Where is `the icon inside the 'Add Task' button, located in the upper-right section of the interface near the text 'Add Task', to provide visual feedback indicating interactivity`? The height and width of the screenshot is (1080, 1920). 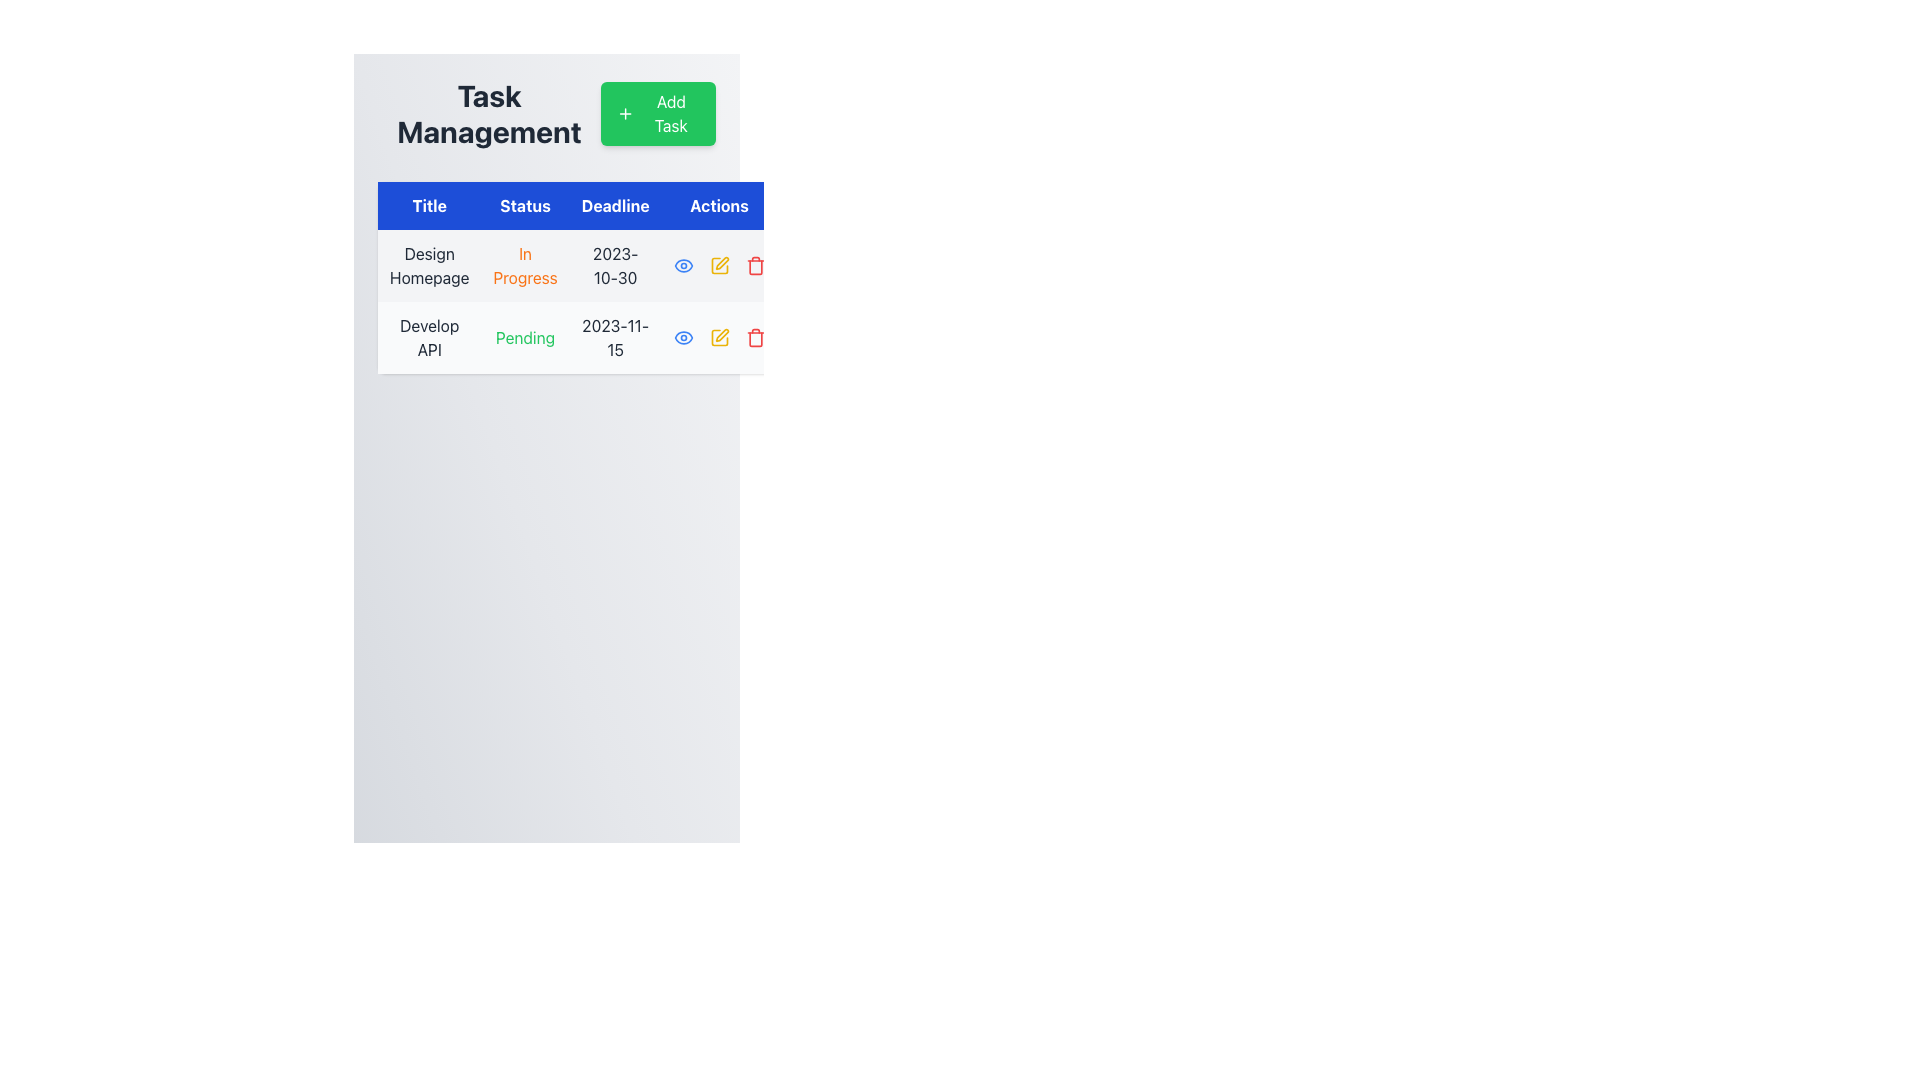 the icon inside the 'Add Task' button, located in the upper-right section of the interface near the text 'Add Task', to provide visual feedback indicating interactivity is located at coordinates (624, 114).